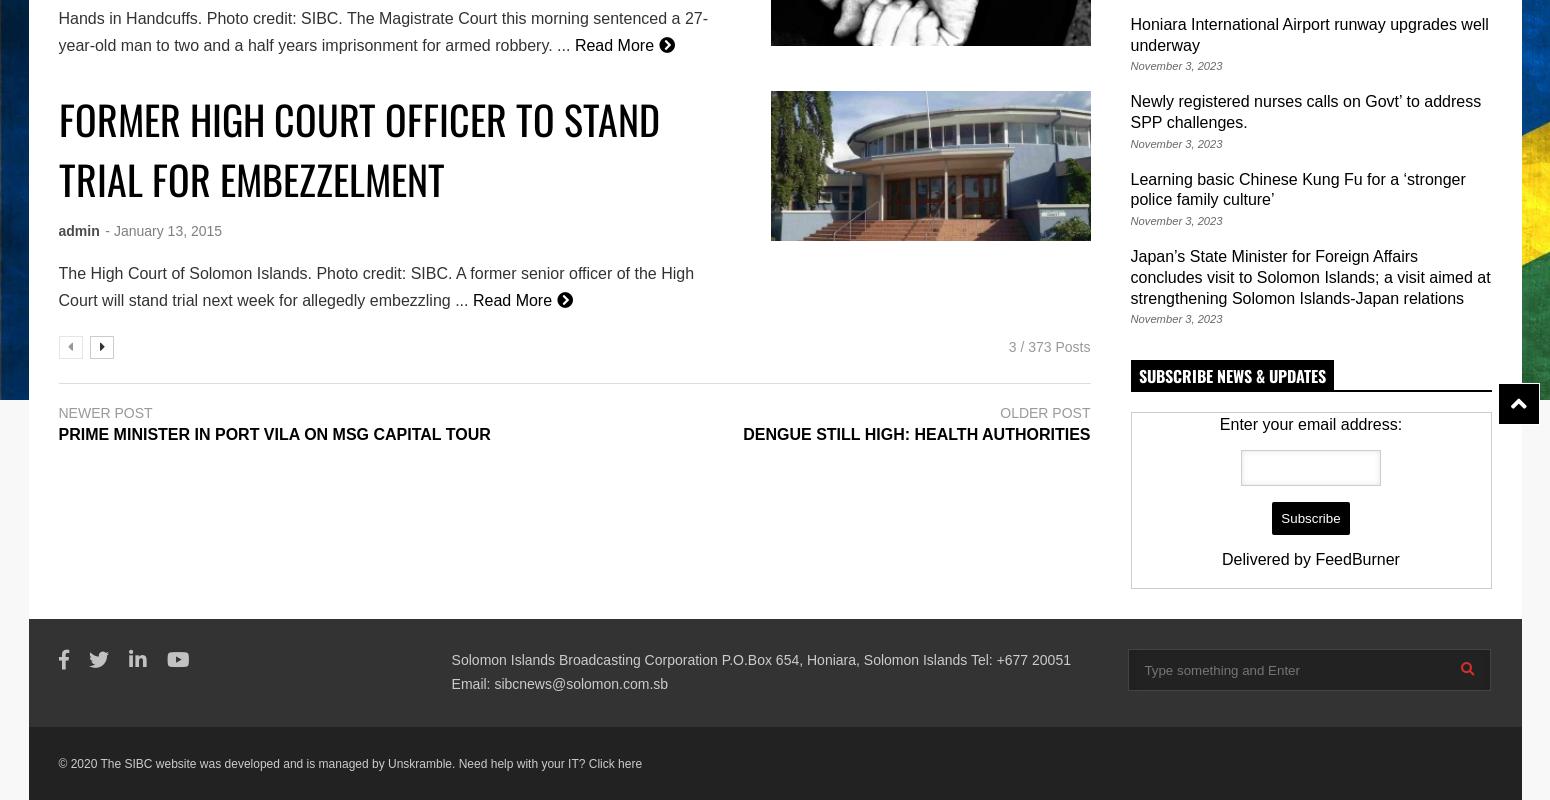 Image resolution: width=1550 pixels, height=800 pixels. What do you see at coordinates (222, 764) in the screenshot?
I see `'© 2020 The SIBC website was developed and is managed by'` at bounding box center [222, 764].